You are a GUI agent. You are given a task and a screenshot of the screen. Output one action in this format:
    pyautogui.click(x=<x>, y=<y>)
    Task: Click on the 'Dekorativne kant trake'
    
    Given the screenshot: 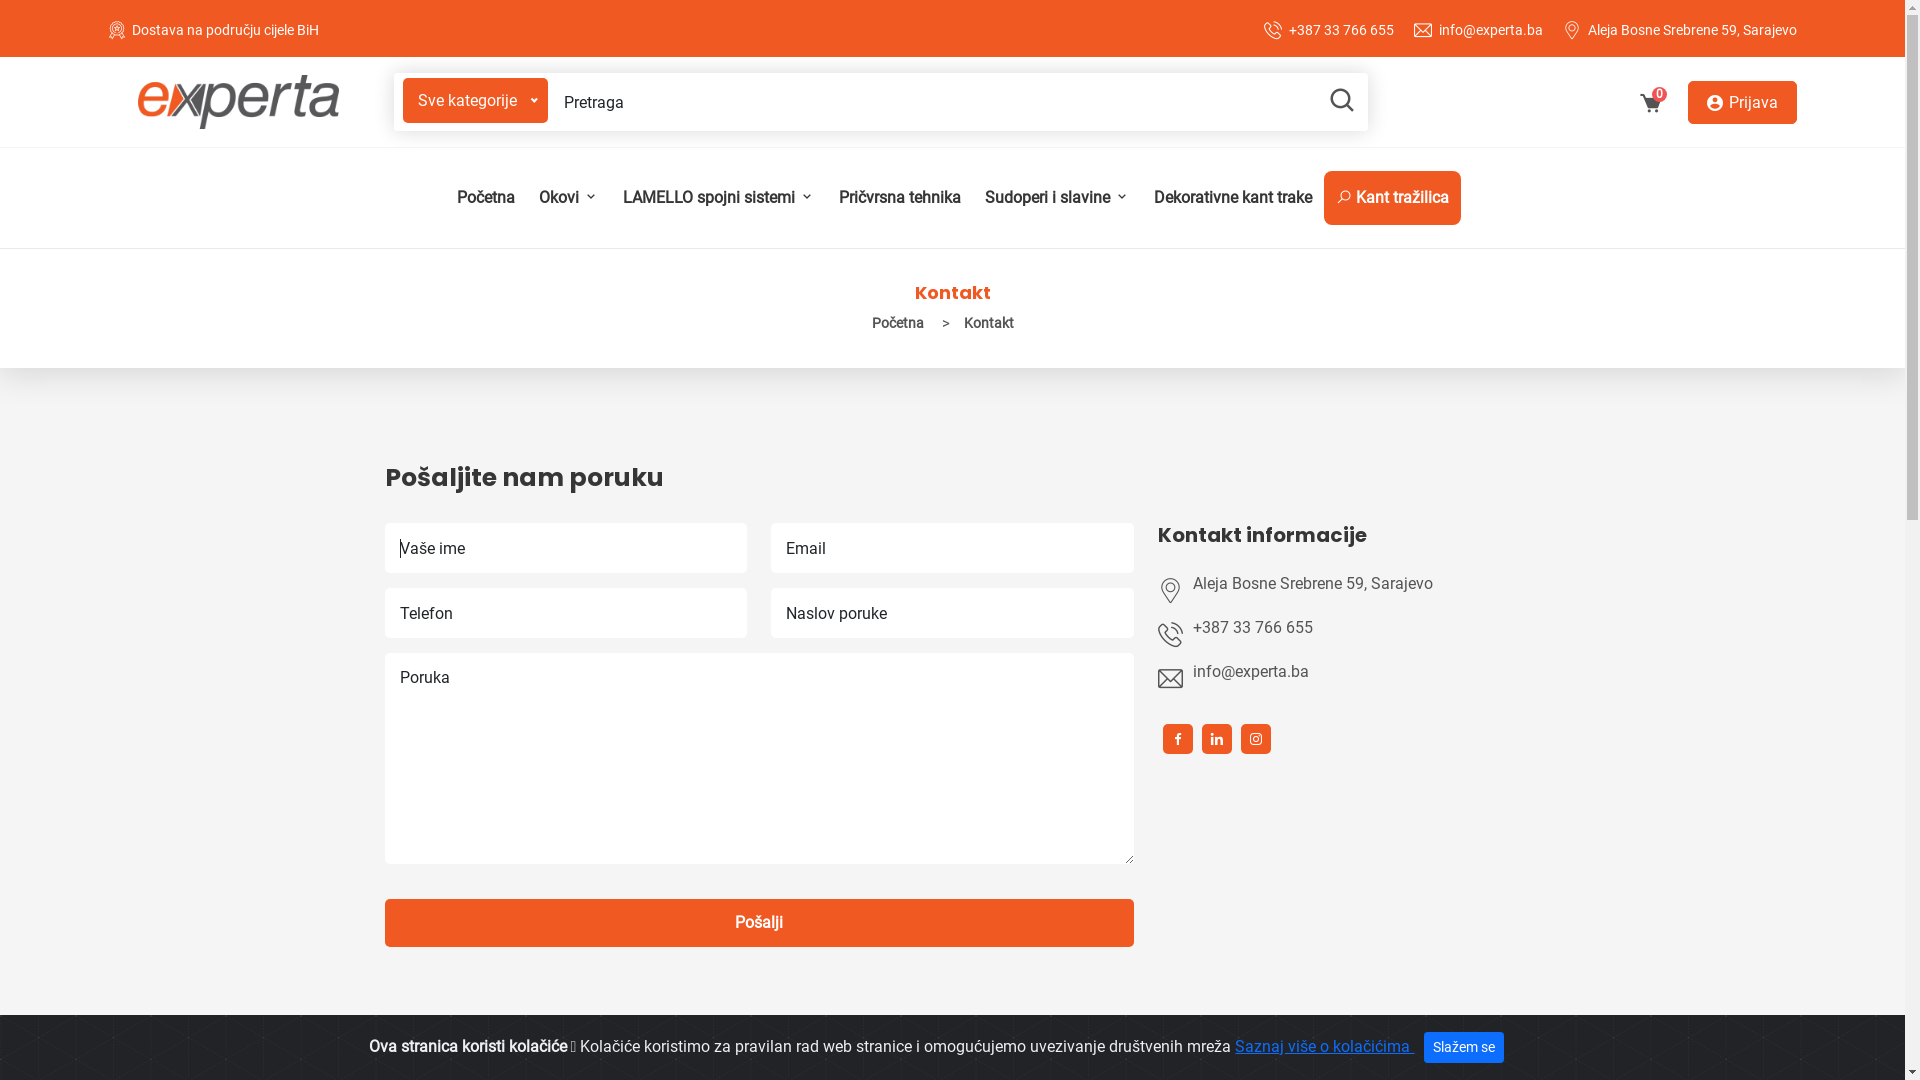 What is the action you would take?
    pyautogui.click(x=1232, y=197)
    